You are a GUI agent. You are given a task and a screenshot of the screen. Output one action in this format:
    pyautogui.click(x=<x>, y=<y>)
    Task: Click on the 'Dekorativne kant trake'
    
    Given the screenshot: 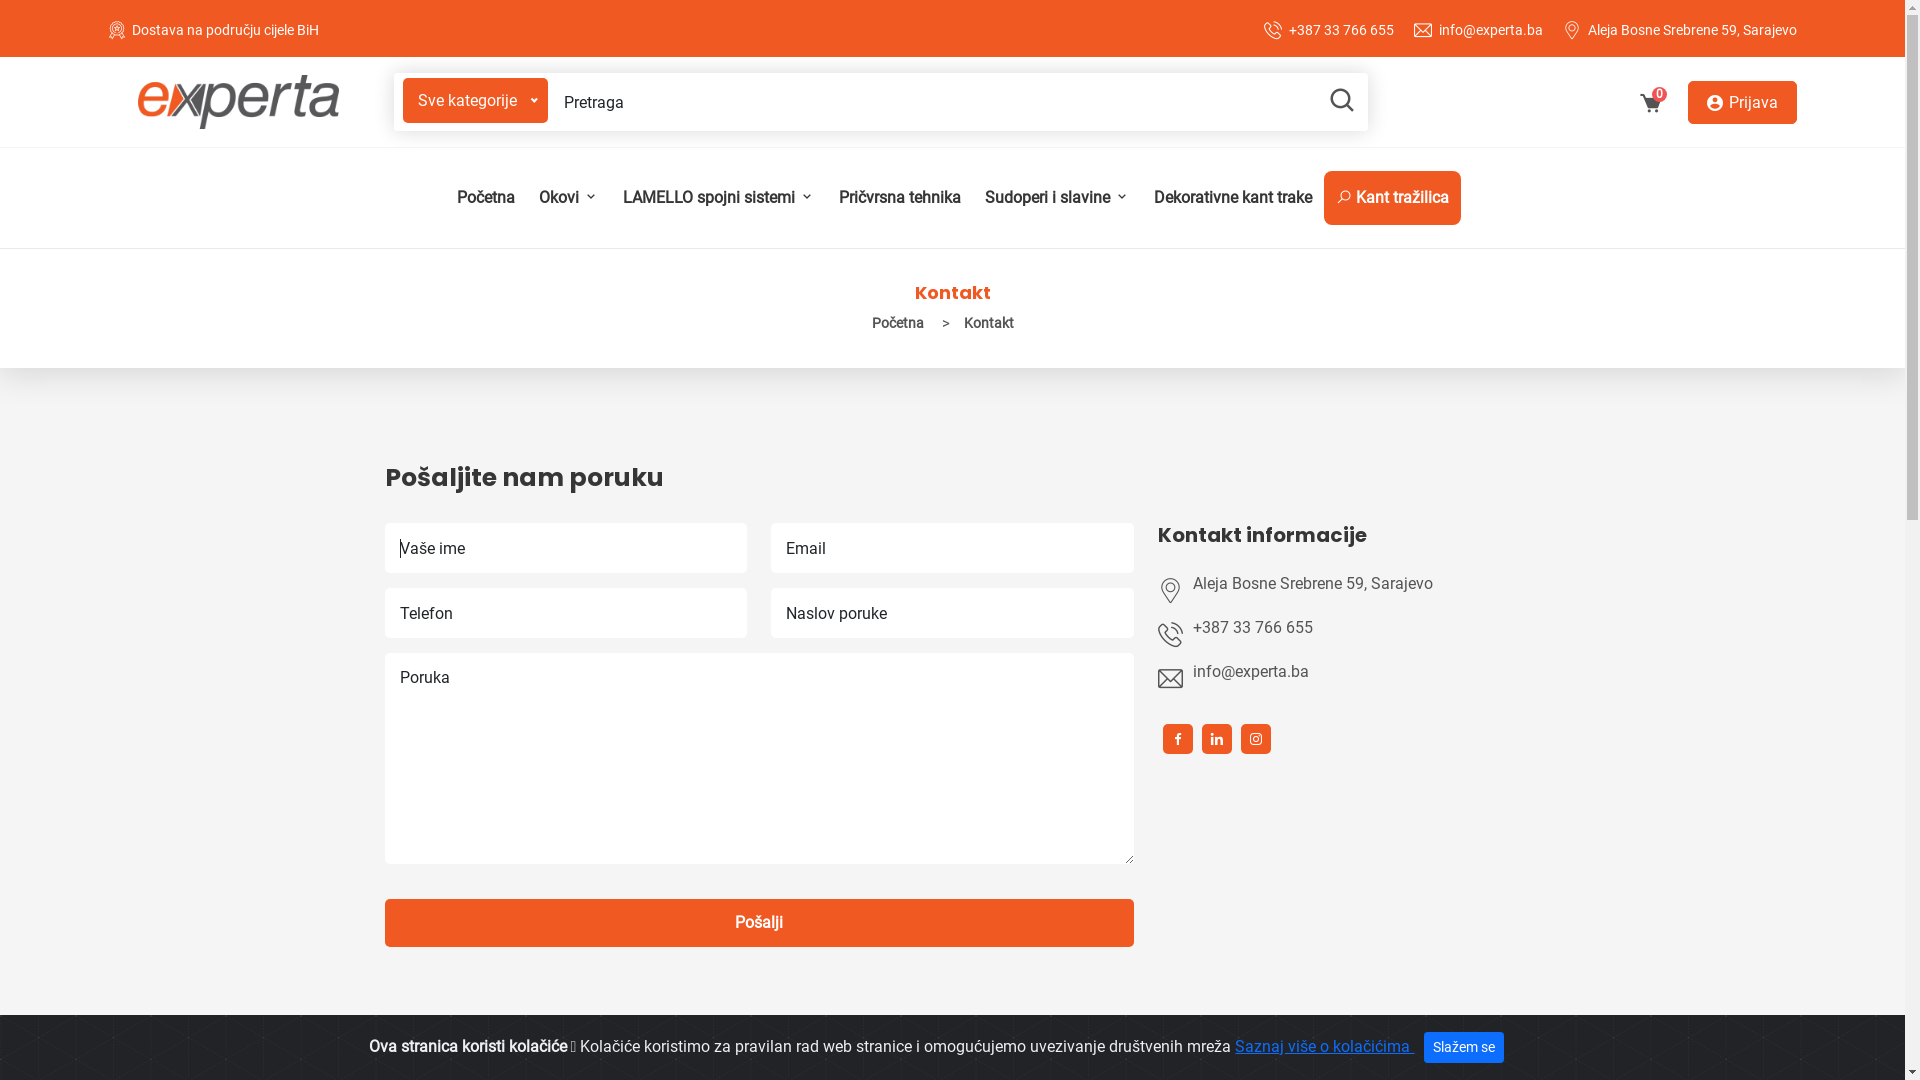 What is the action you would take?
    pyautogui.click(x=1232, y=197)
    